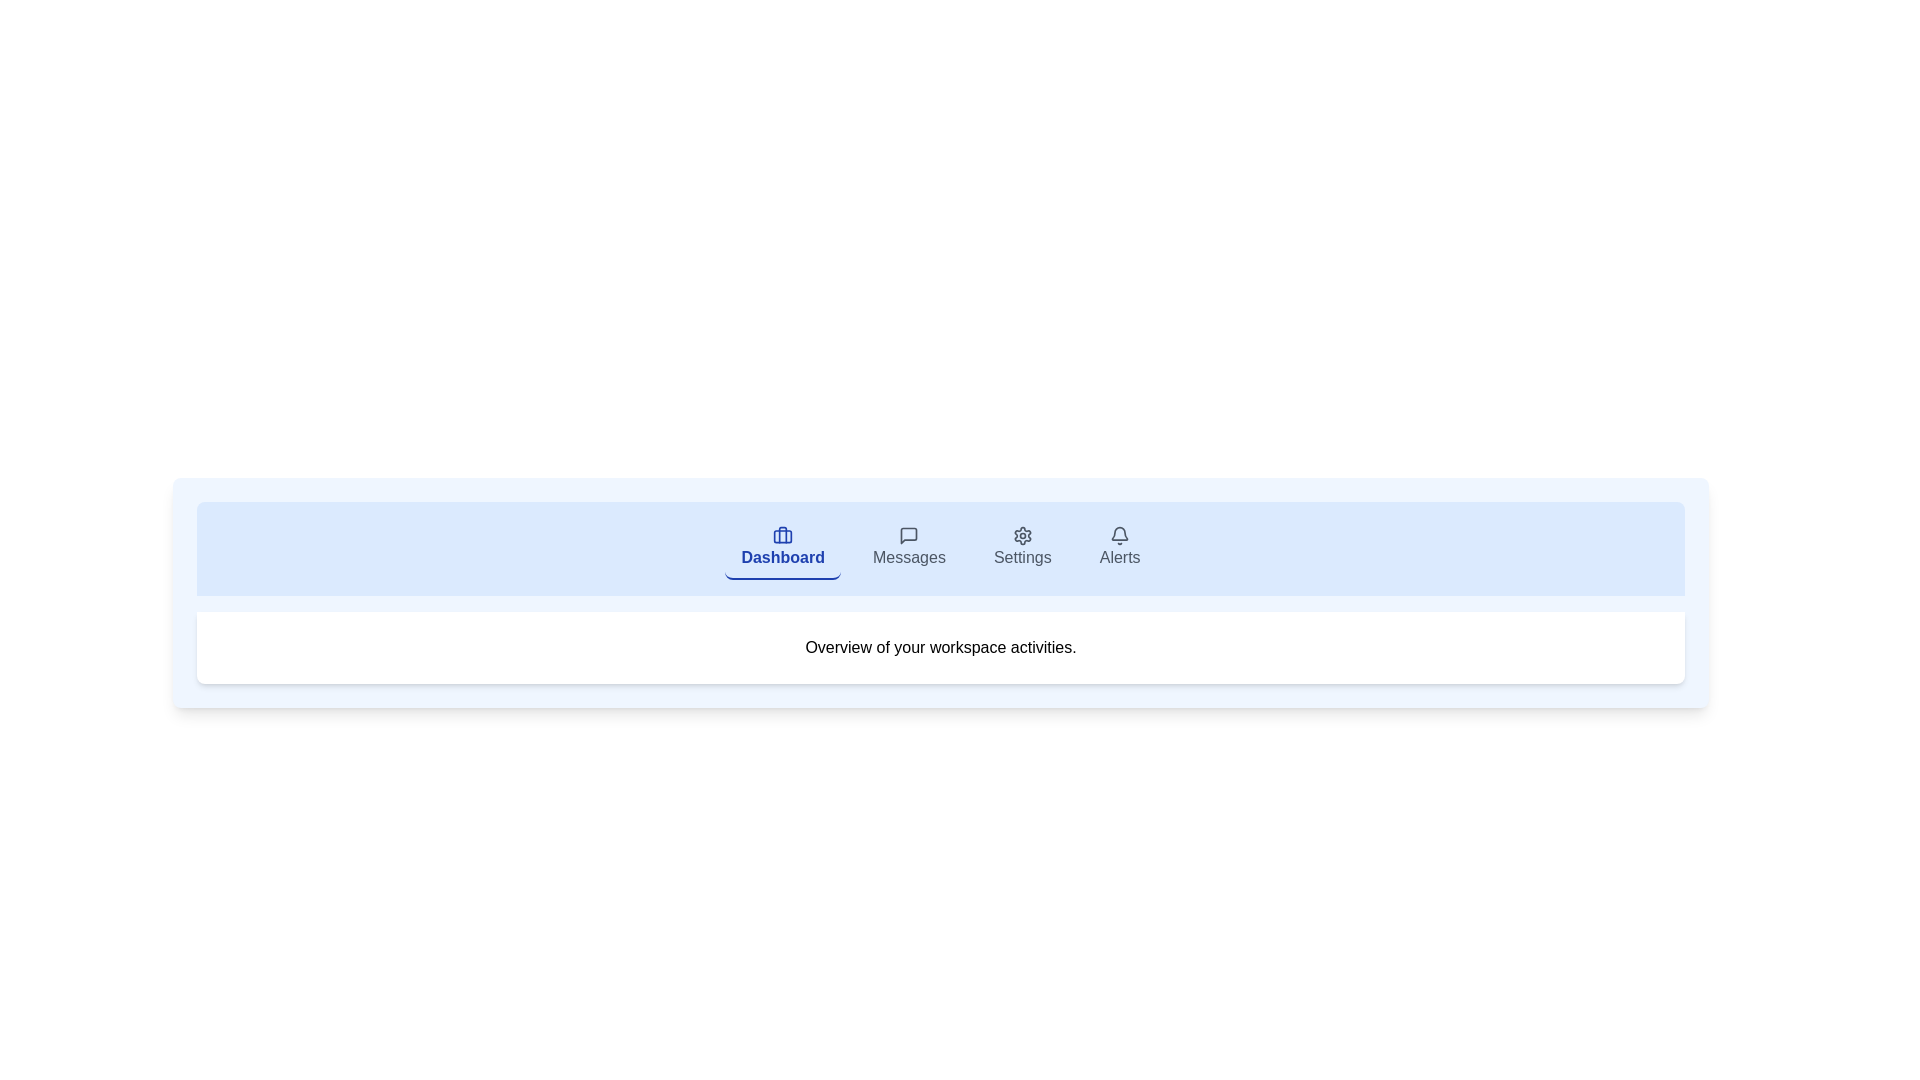 This screenshot has height=1080, width=1920. Describe the element at coordinates (1022, 548) in the screenshot. I see `the tab labeled Settings to observe visual feedback` at that location.